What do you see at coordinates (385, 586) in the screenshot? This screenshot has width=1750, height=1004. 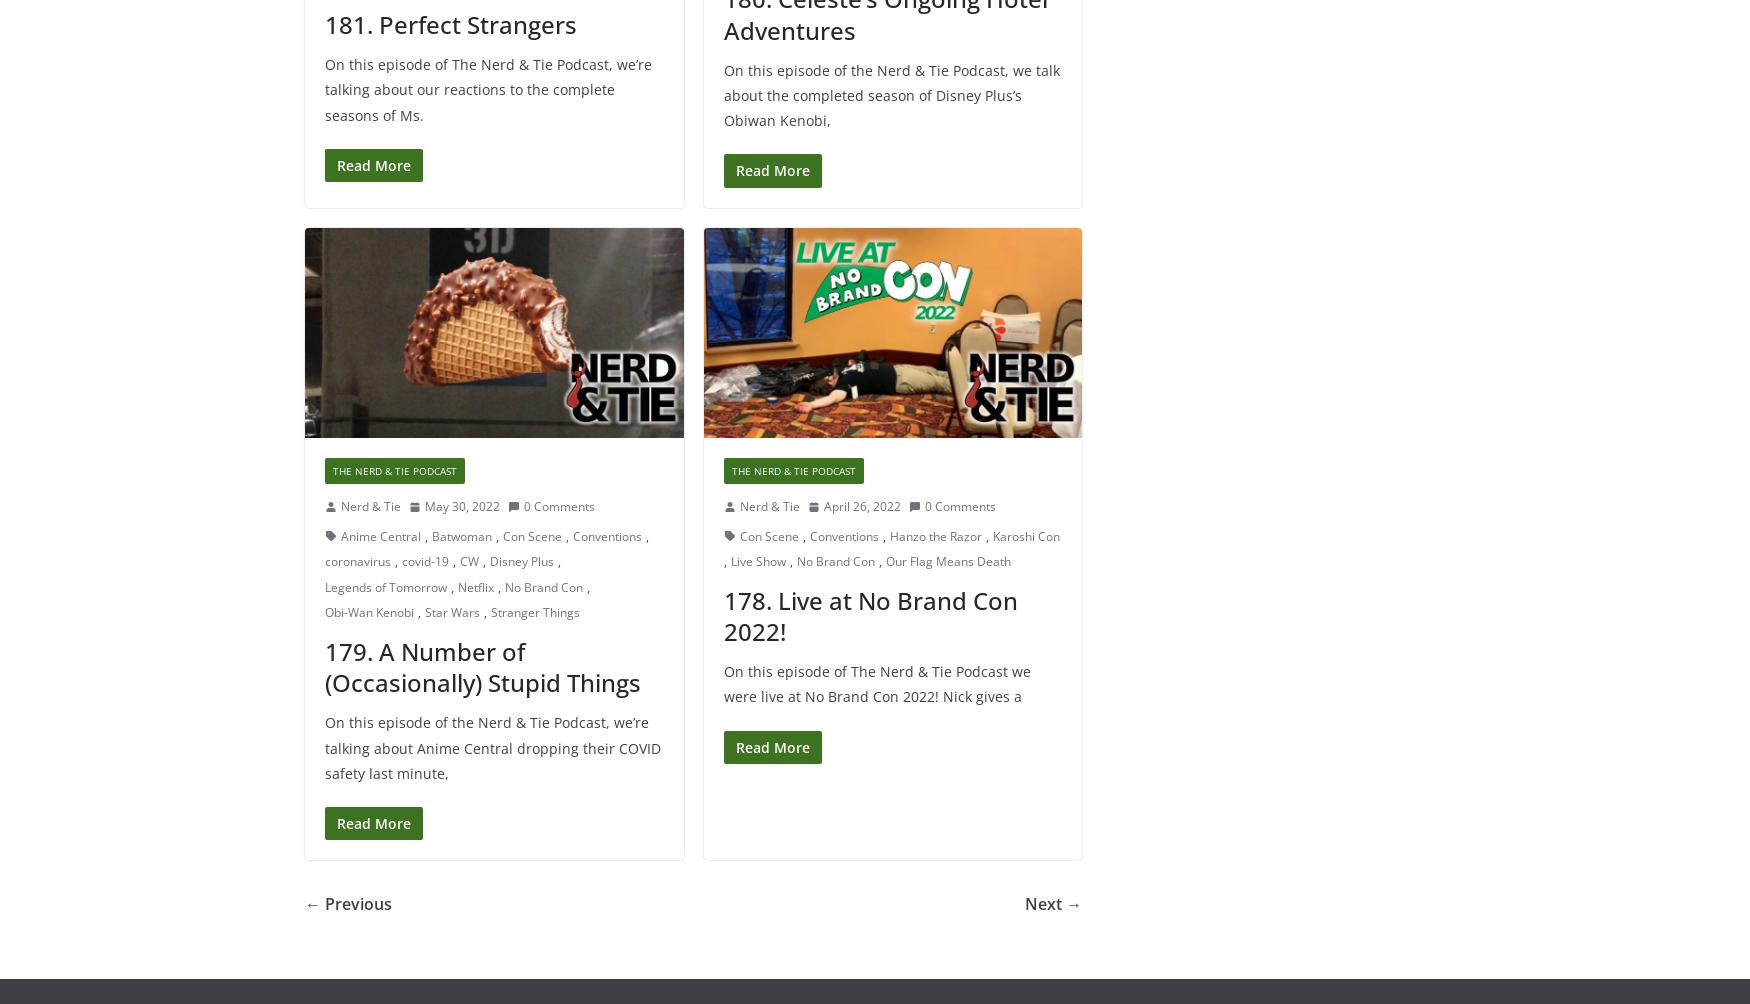 I see `'Legends of Tomorrow'` at bounding box center [385, 586].